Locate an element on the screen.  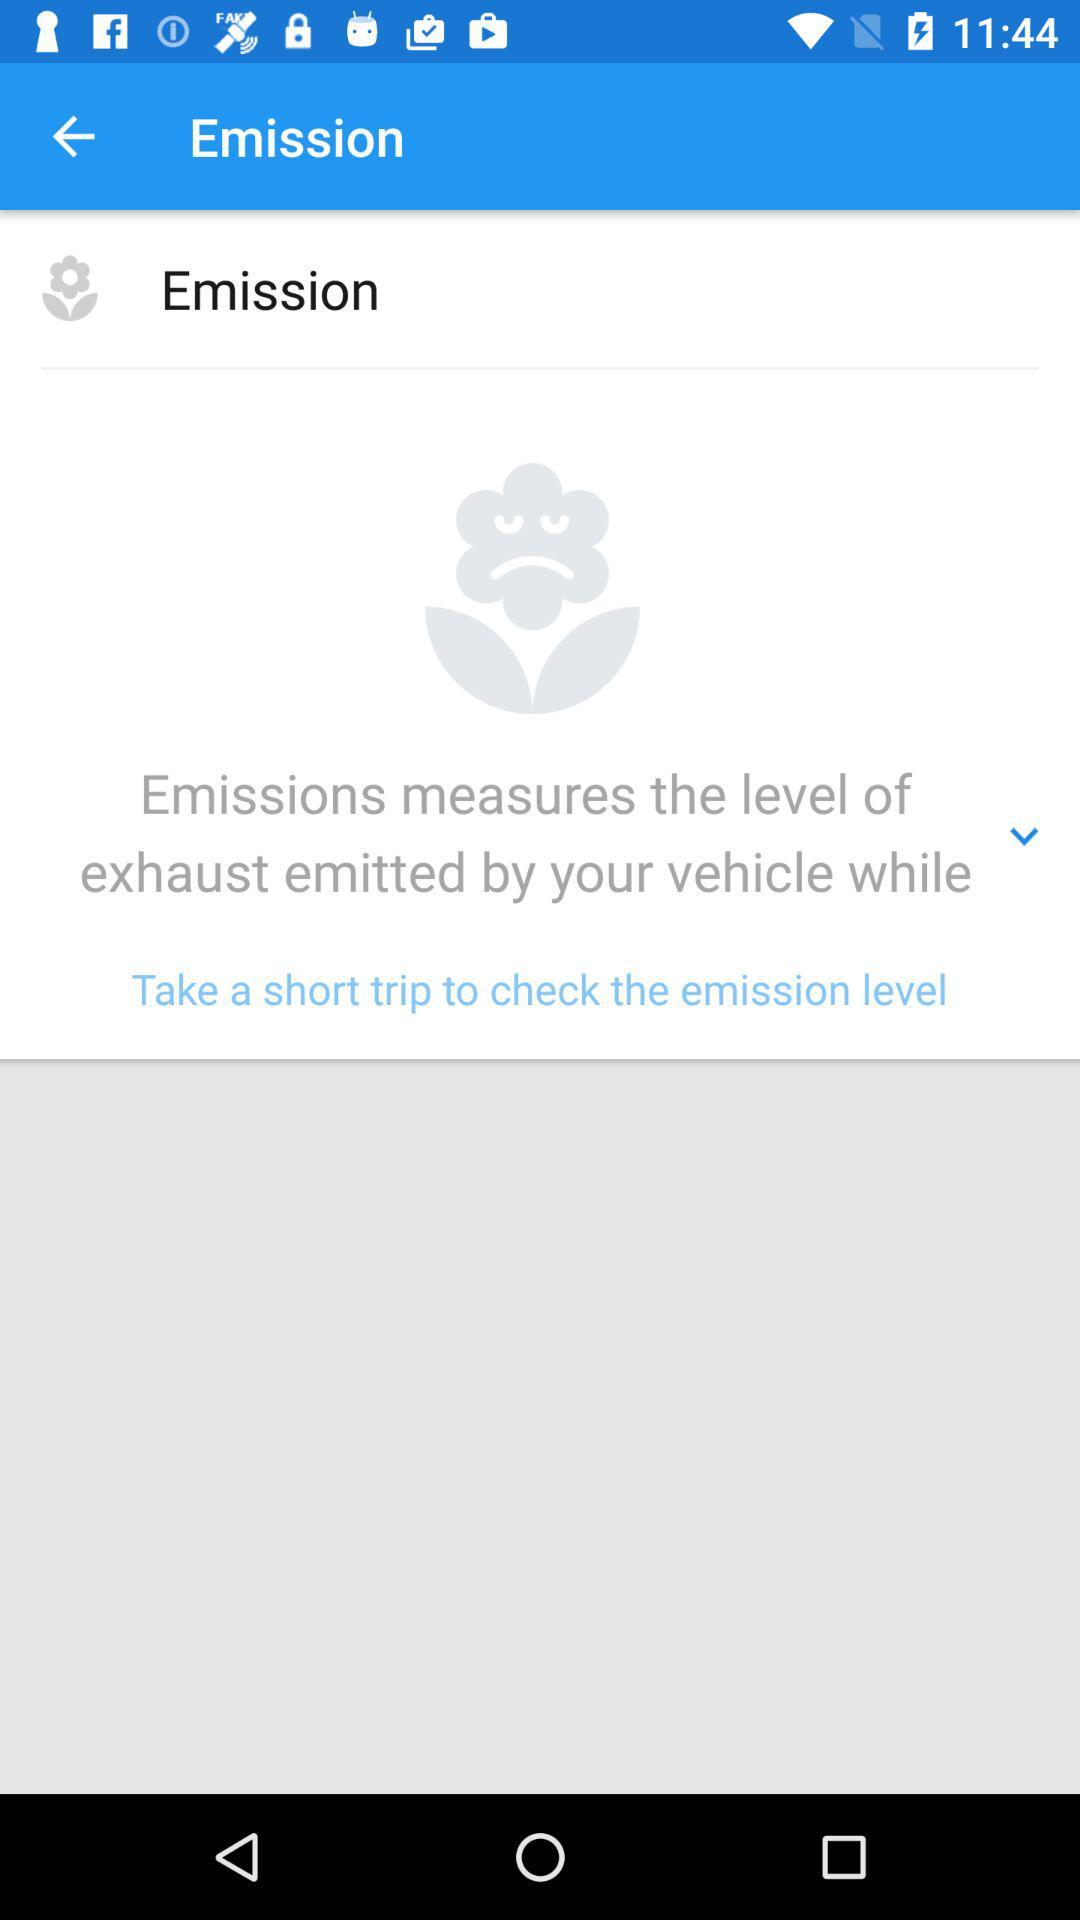
the icon above take a short is located at coordinates (540, 836).